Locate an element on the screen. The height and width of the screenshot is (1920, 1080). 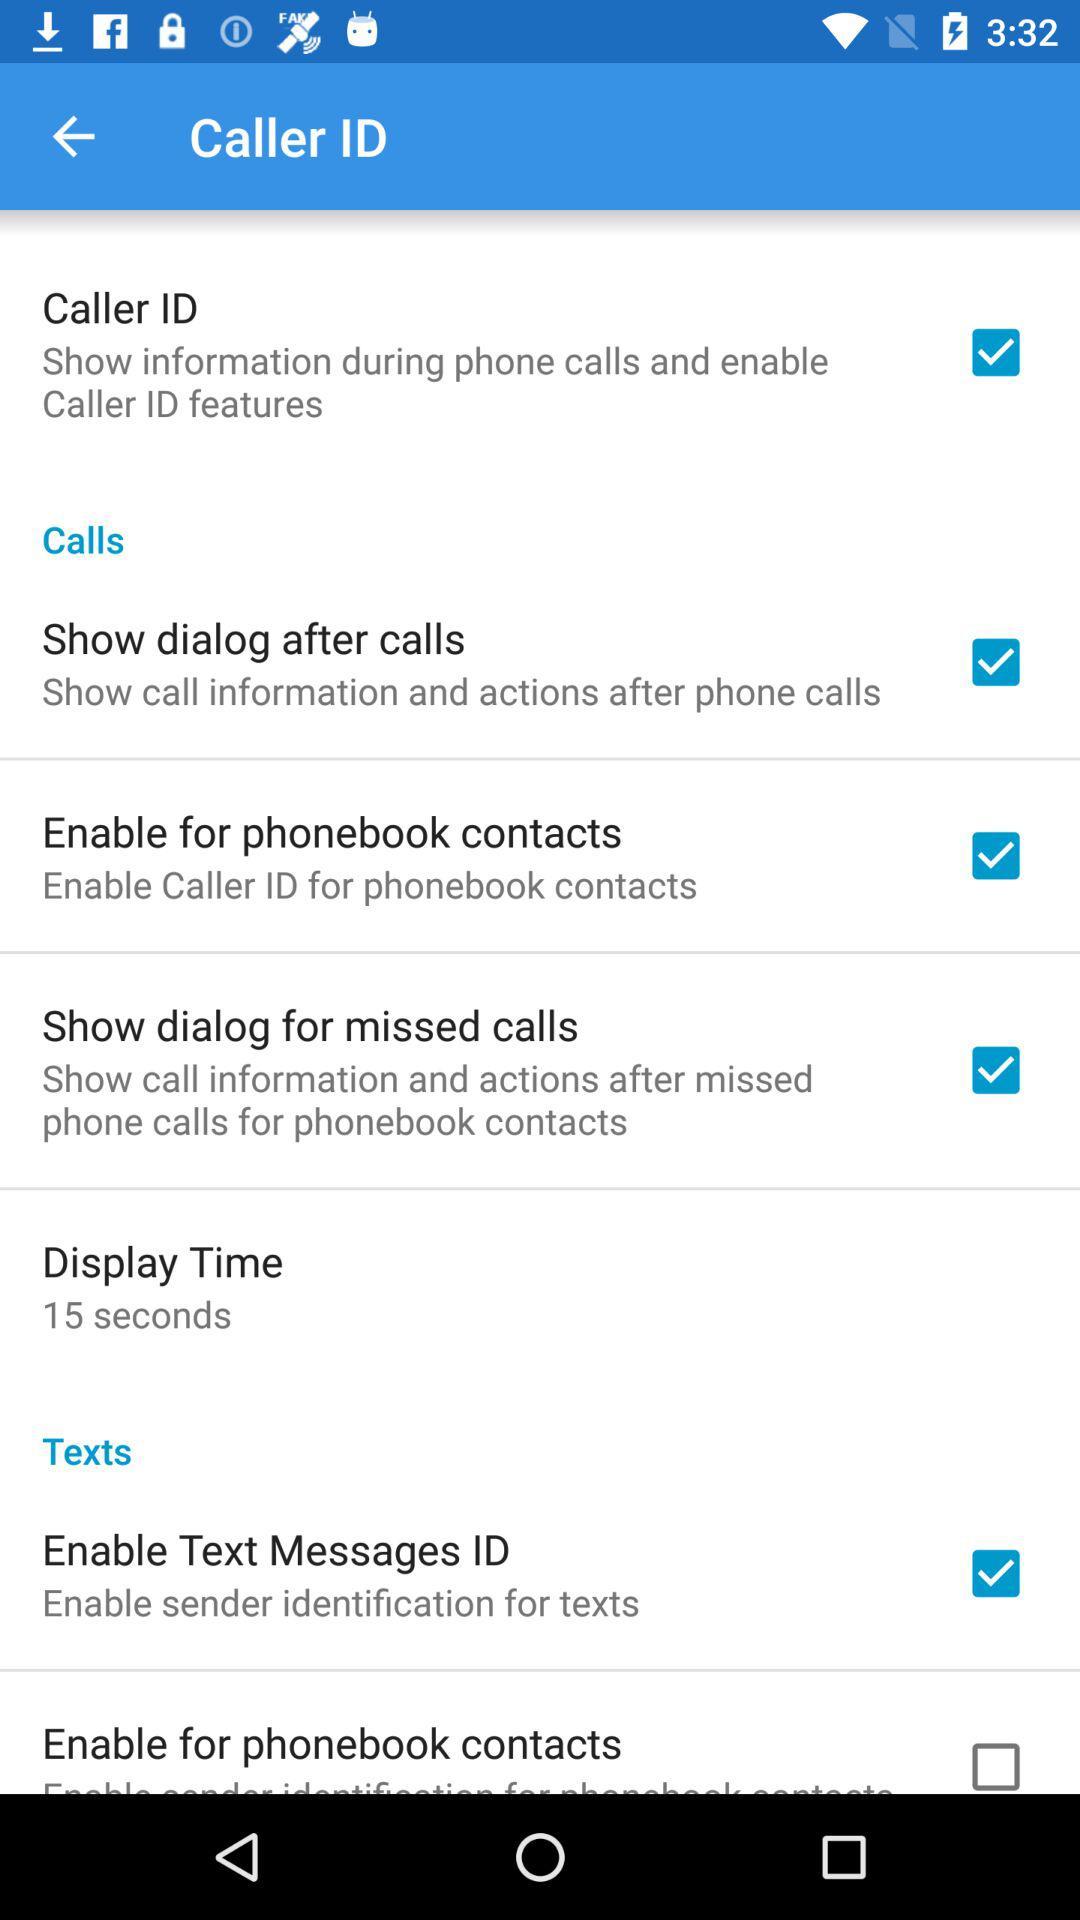
the item below the display time is located at coordinates (135, 1314).